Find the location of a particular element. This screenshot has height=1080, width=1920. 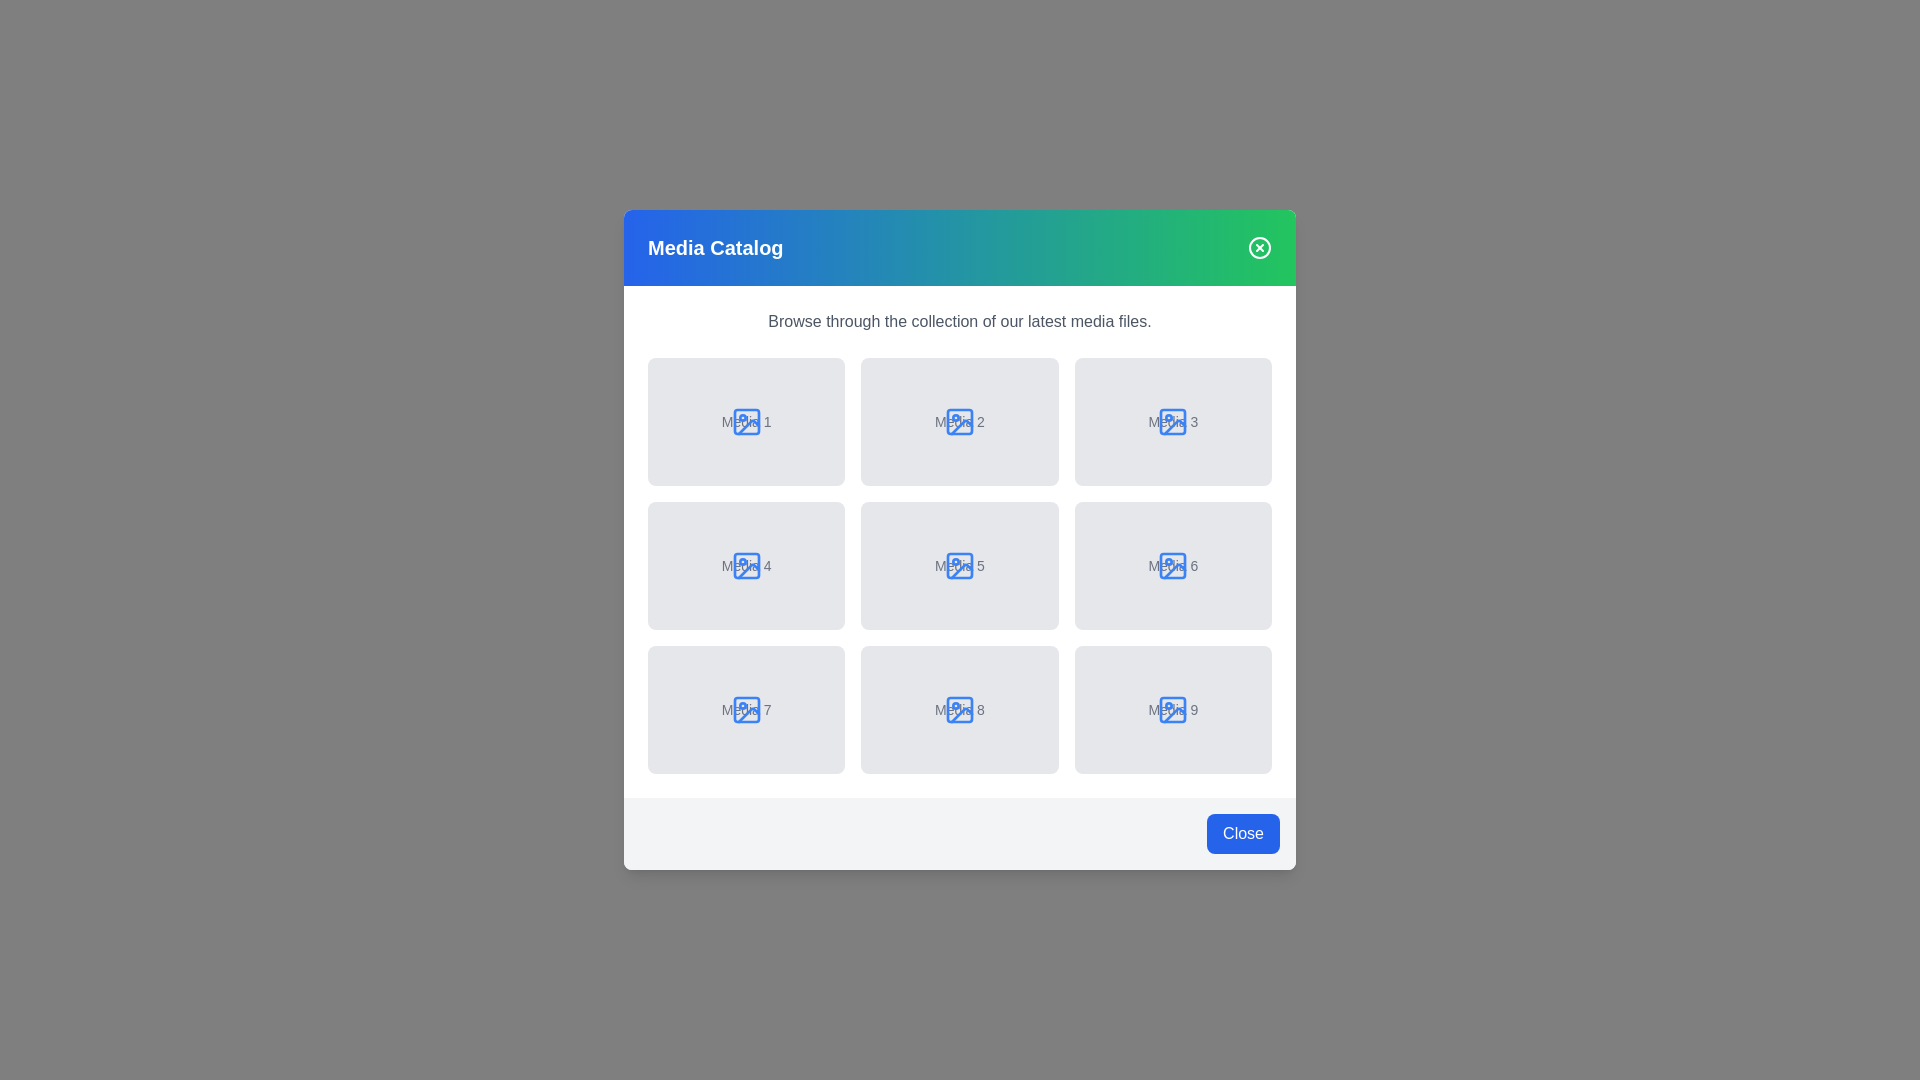

the background overlay to dismiss the dialog is located at coordinates (960, 540).